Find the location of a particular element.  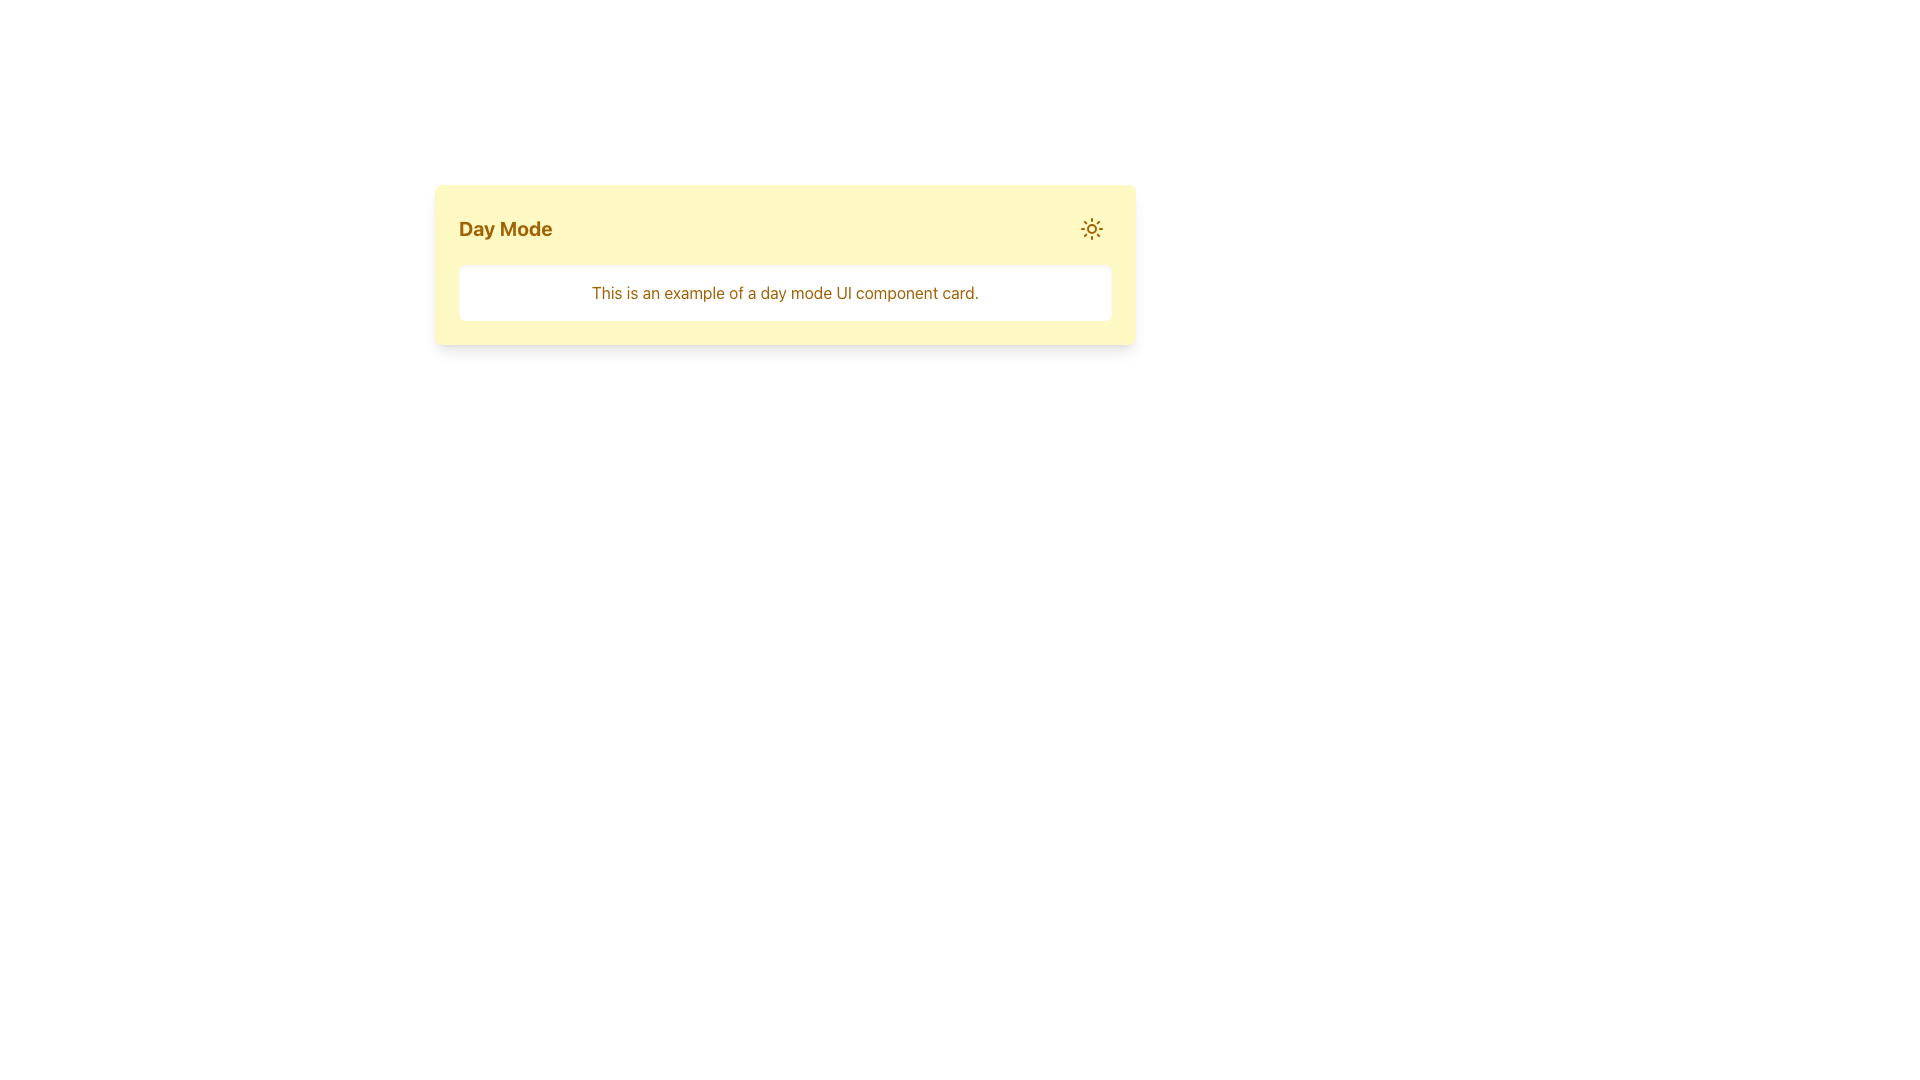

the sun-shaped icon located is located at coordinates (1090, 227).